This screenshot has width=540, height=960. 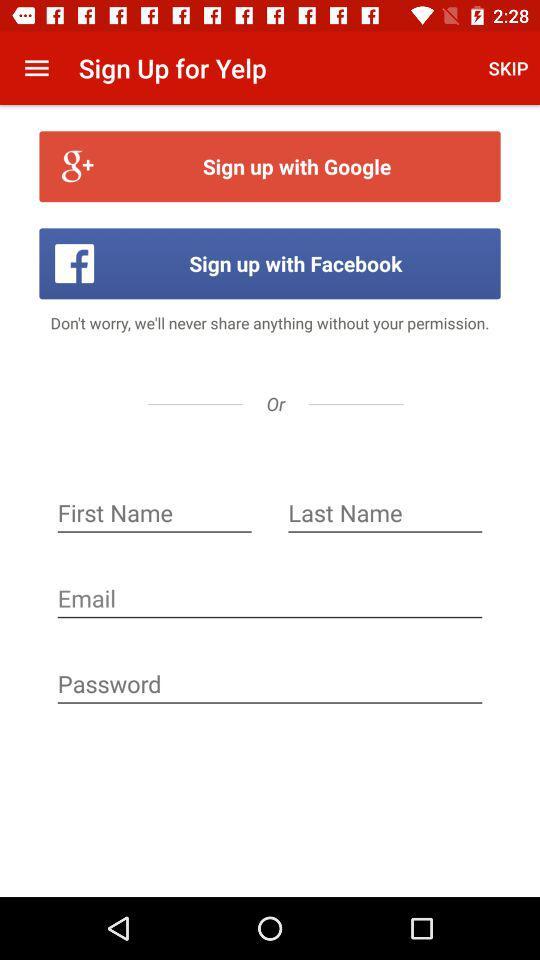 I want to click on the icon at the top right corner, so click(x=508, y=68).